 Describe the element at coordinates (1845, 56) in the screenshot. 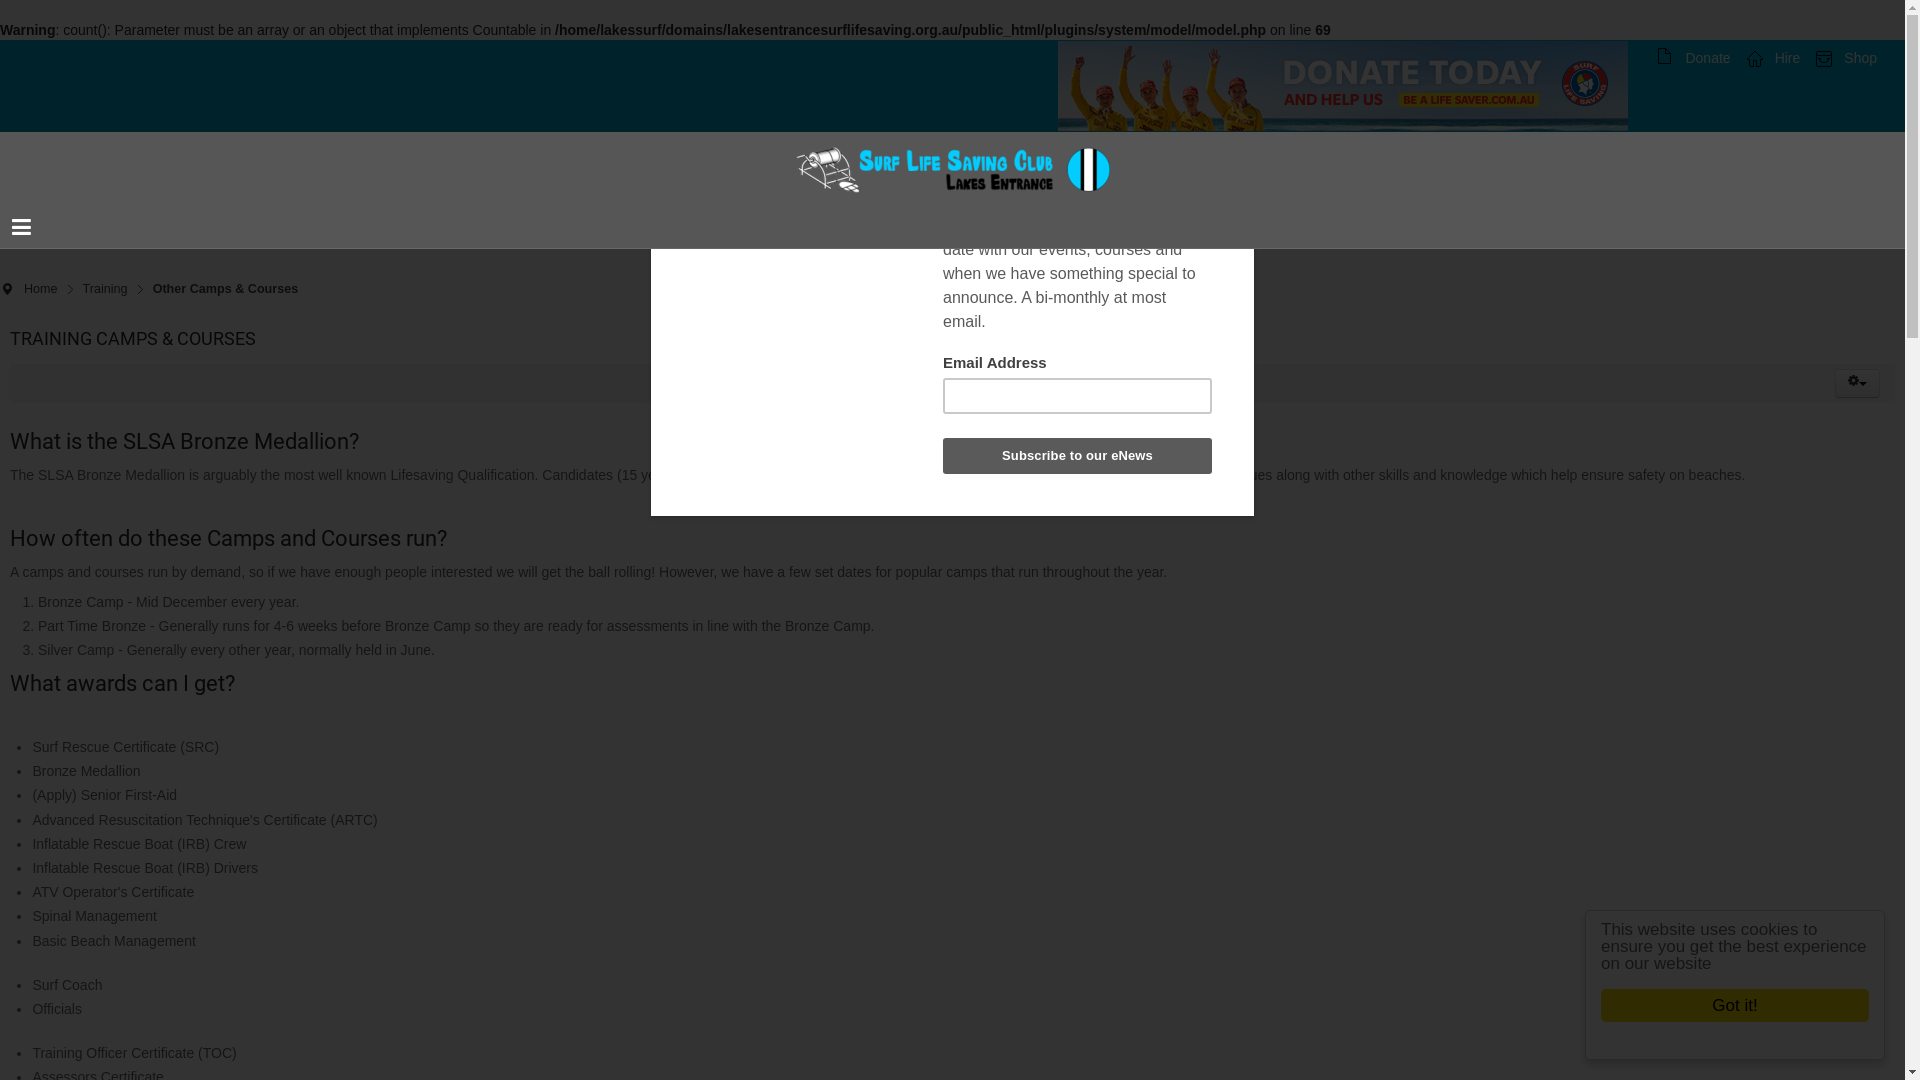

I see `'Shop'` at that location.